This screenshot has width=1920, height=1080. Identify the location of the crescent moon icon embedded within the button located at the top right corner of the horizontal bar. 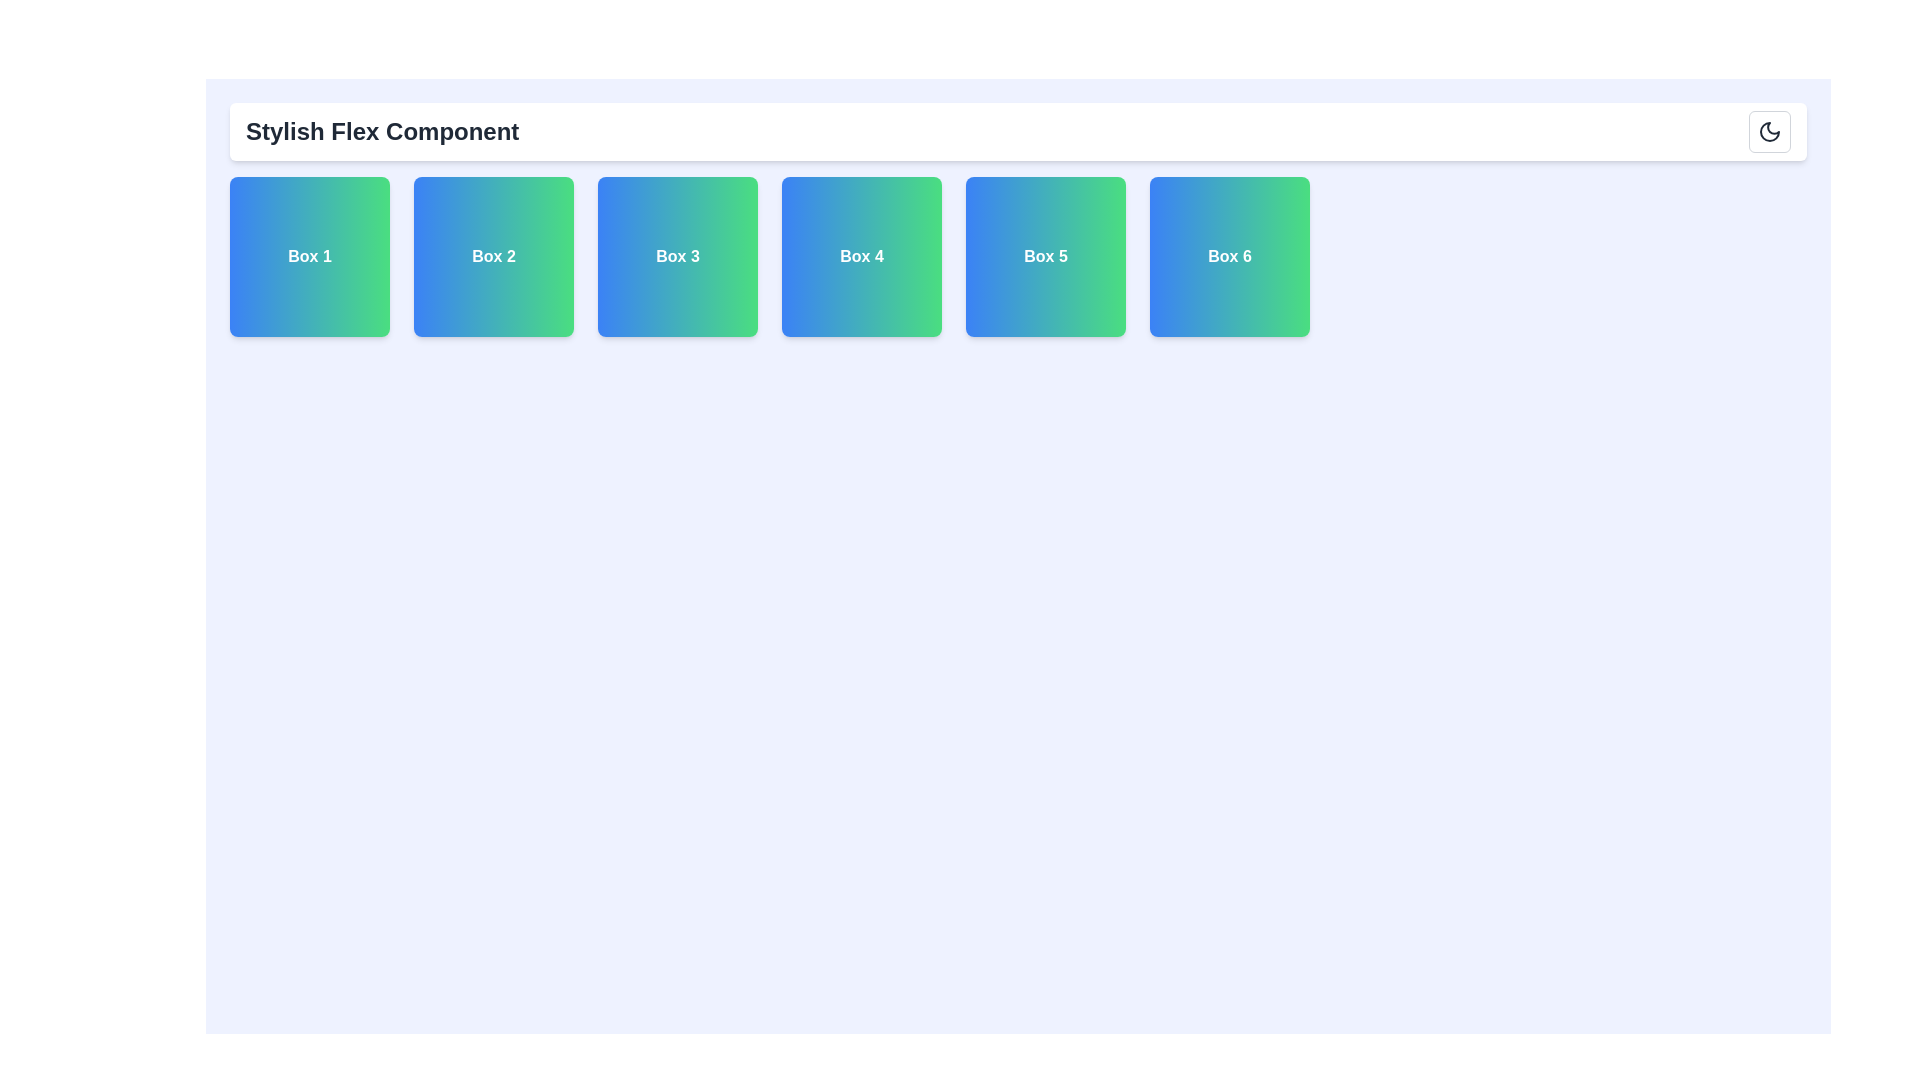
(1770, 131).